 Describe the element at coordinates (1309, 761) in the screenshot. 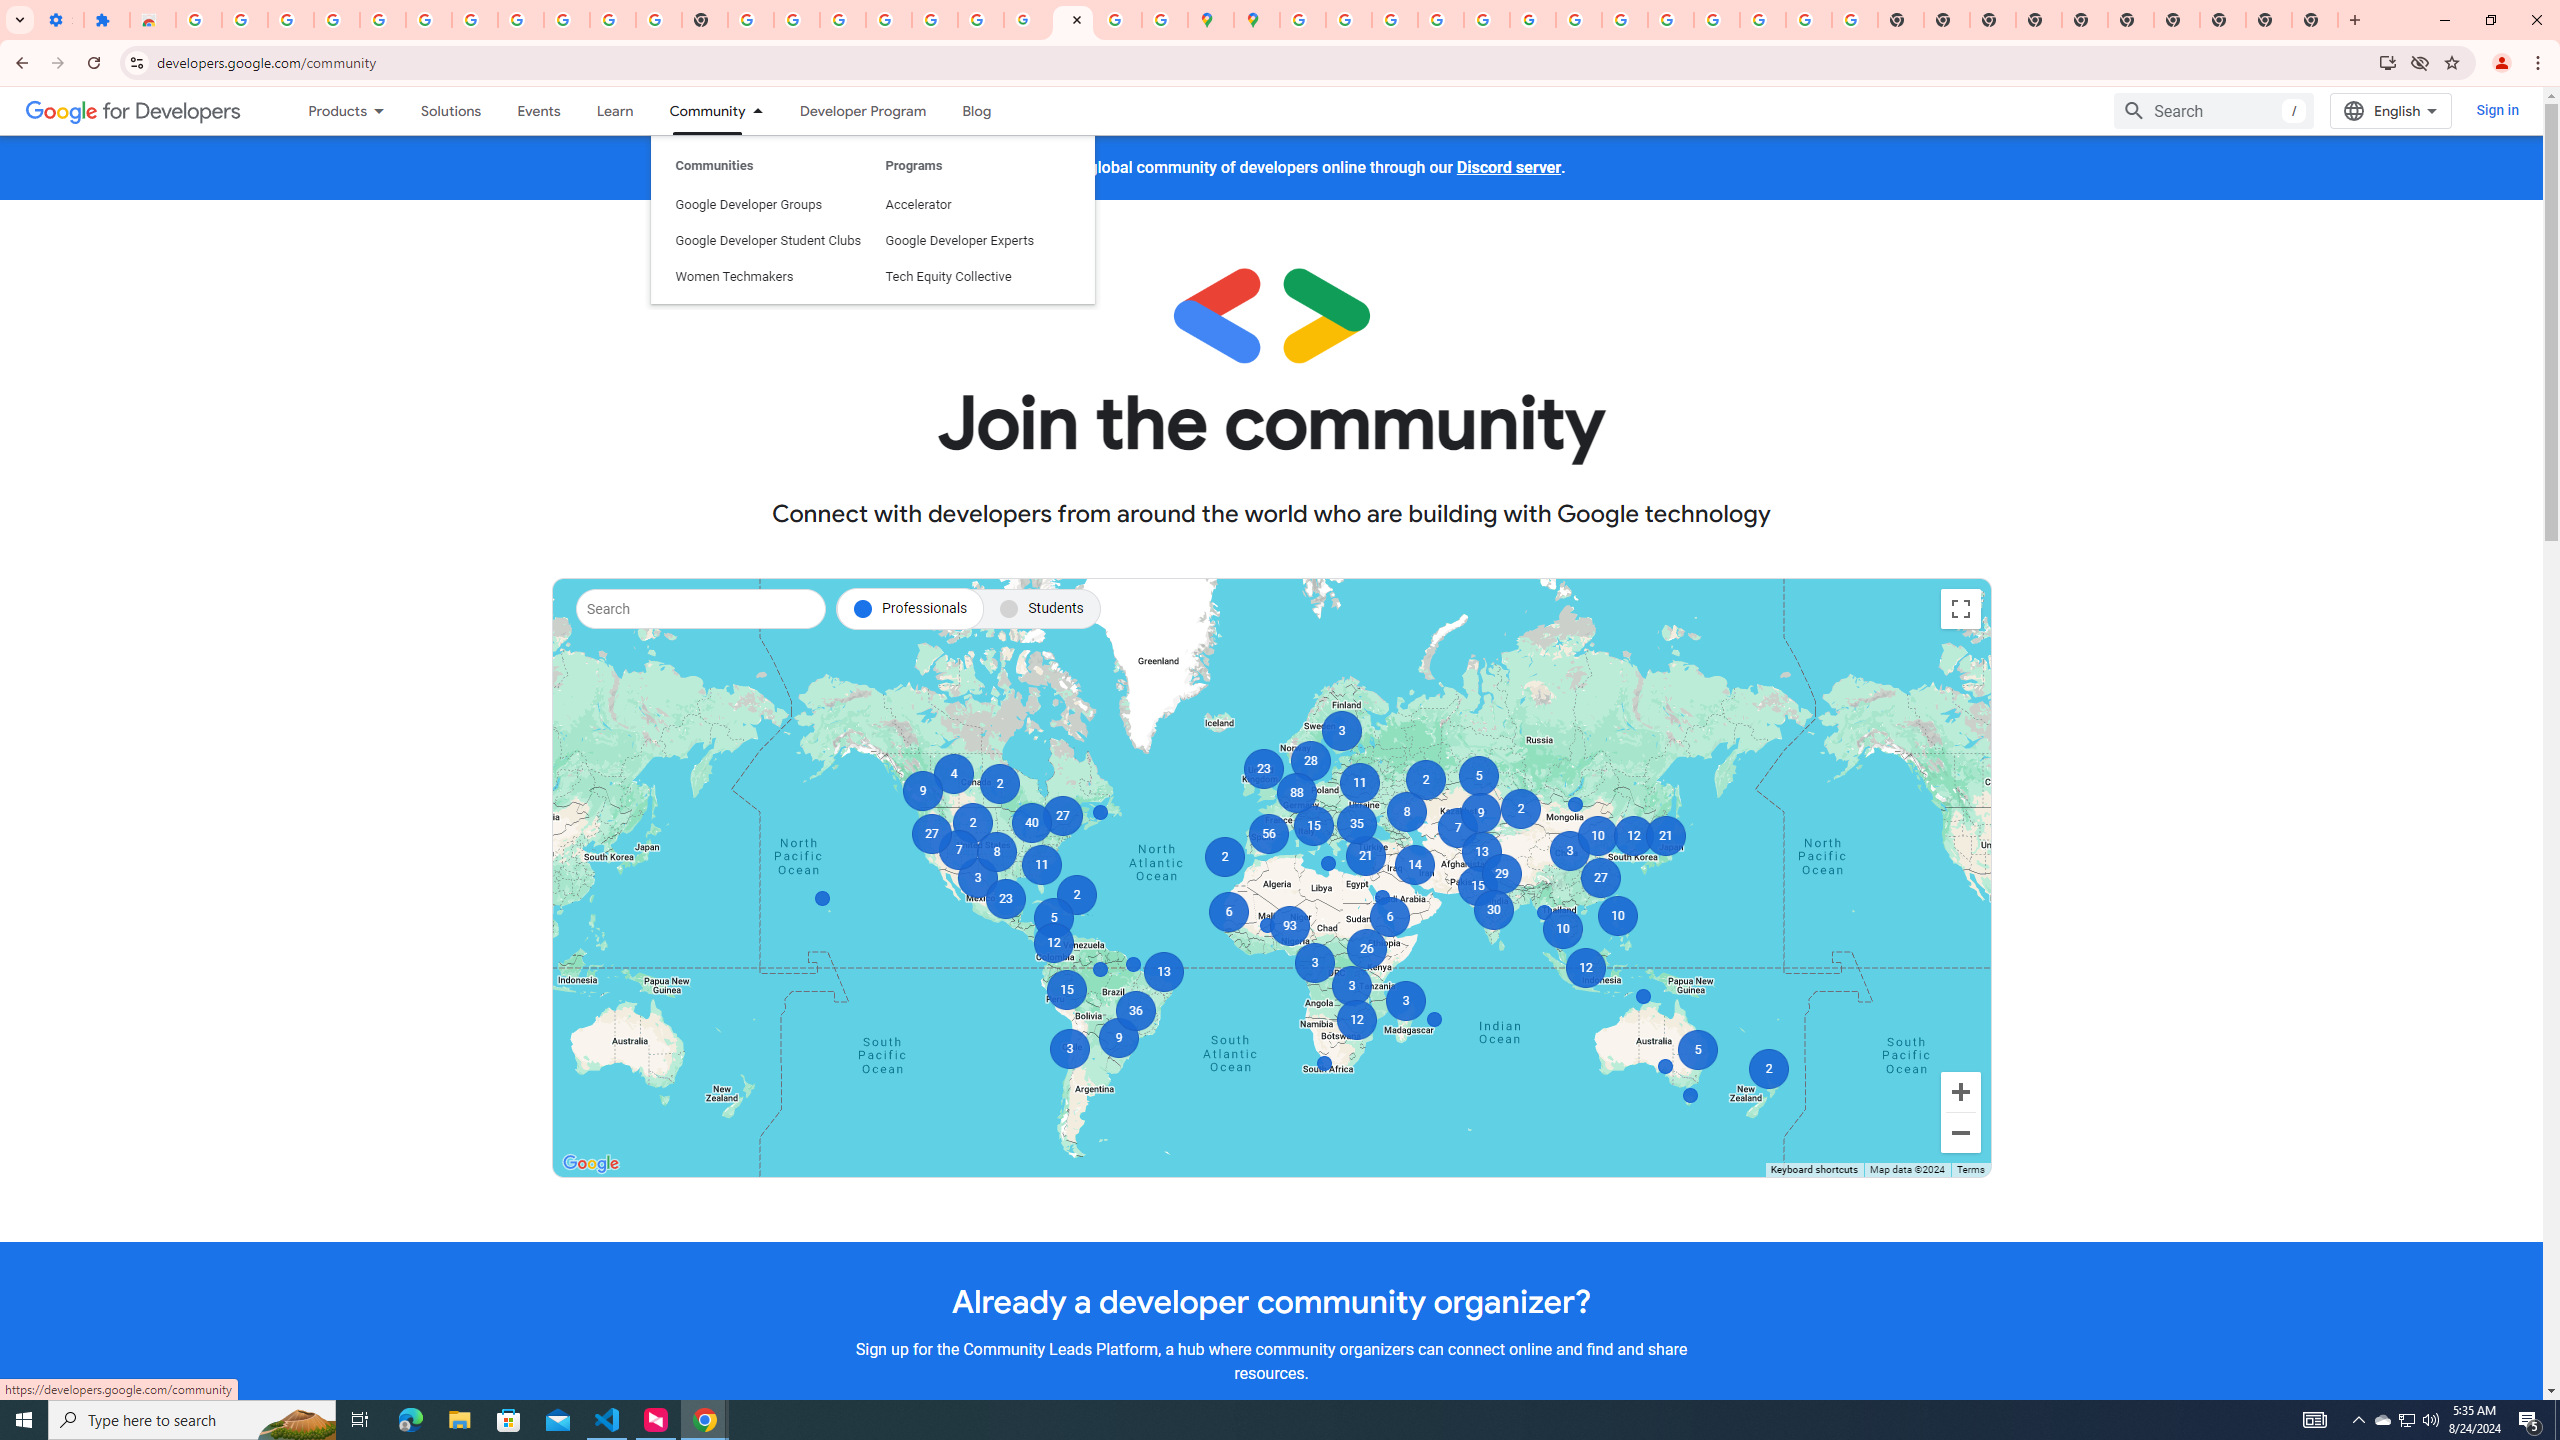

I see `'28'` at that location.